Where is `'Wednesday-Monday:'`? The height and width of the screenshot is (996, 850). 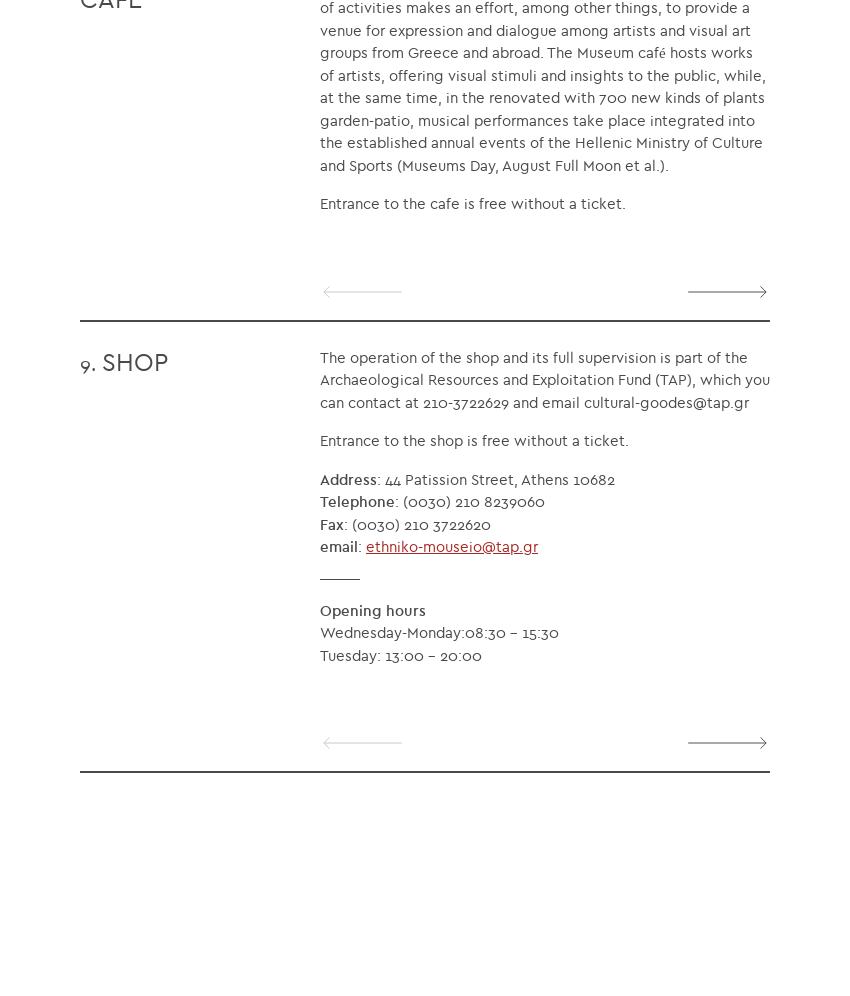
'Wednesday-Monday:' is located at coordinates (392, 631).